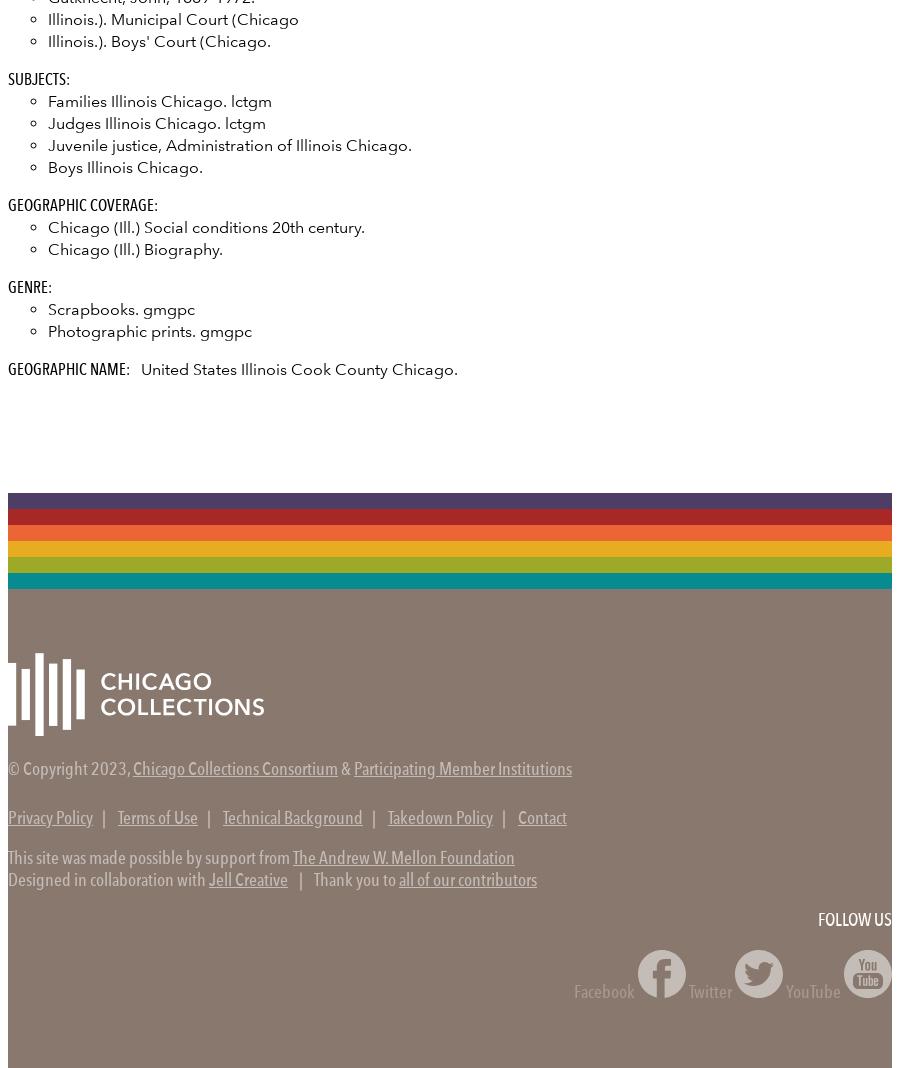 The width and height of the screenshot is (924, 1068). Describe the element at coordinates (50, 818) in the screenshot. I see `'Privacy Policy'` at that location.